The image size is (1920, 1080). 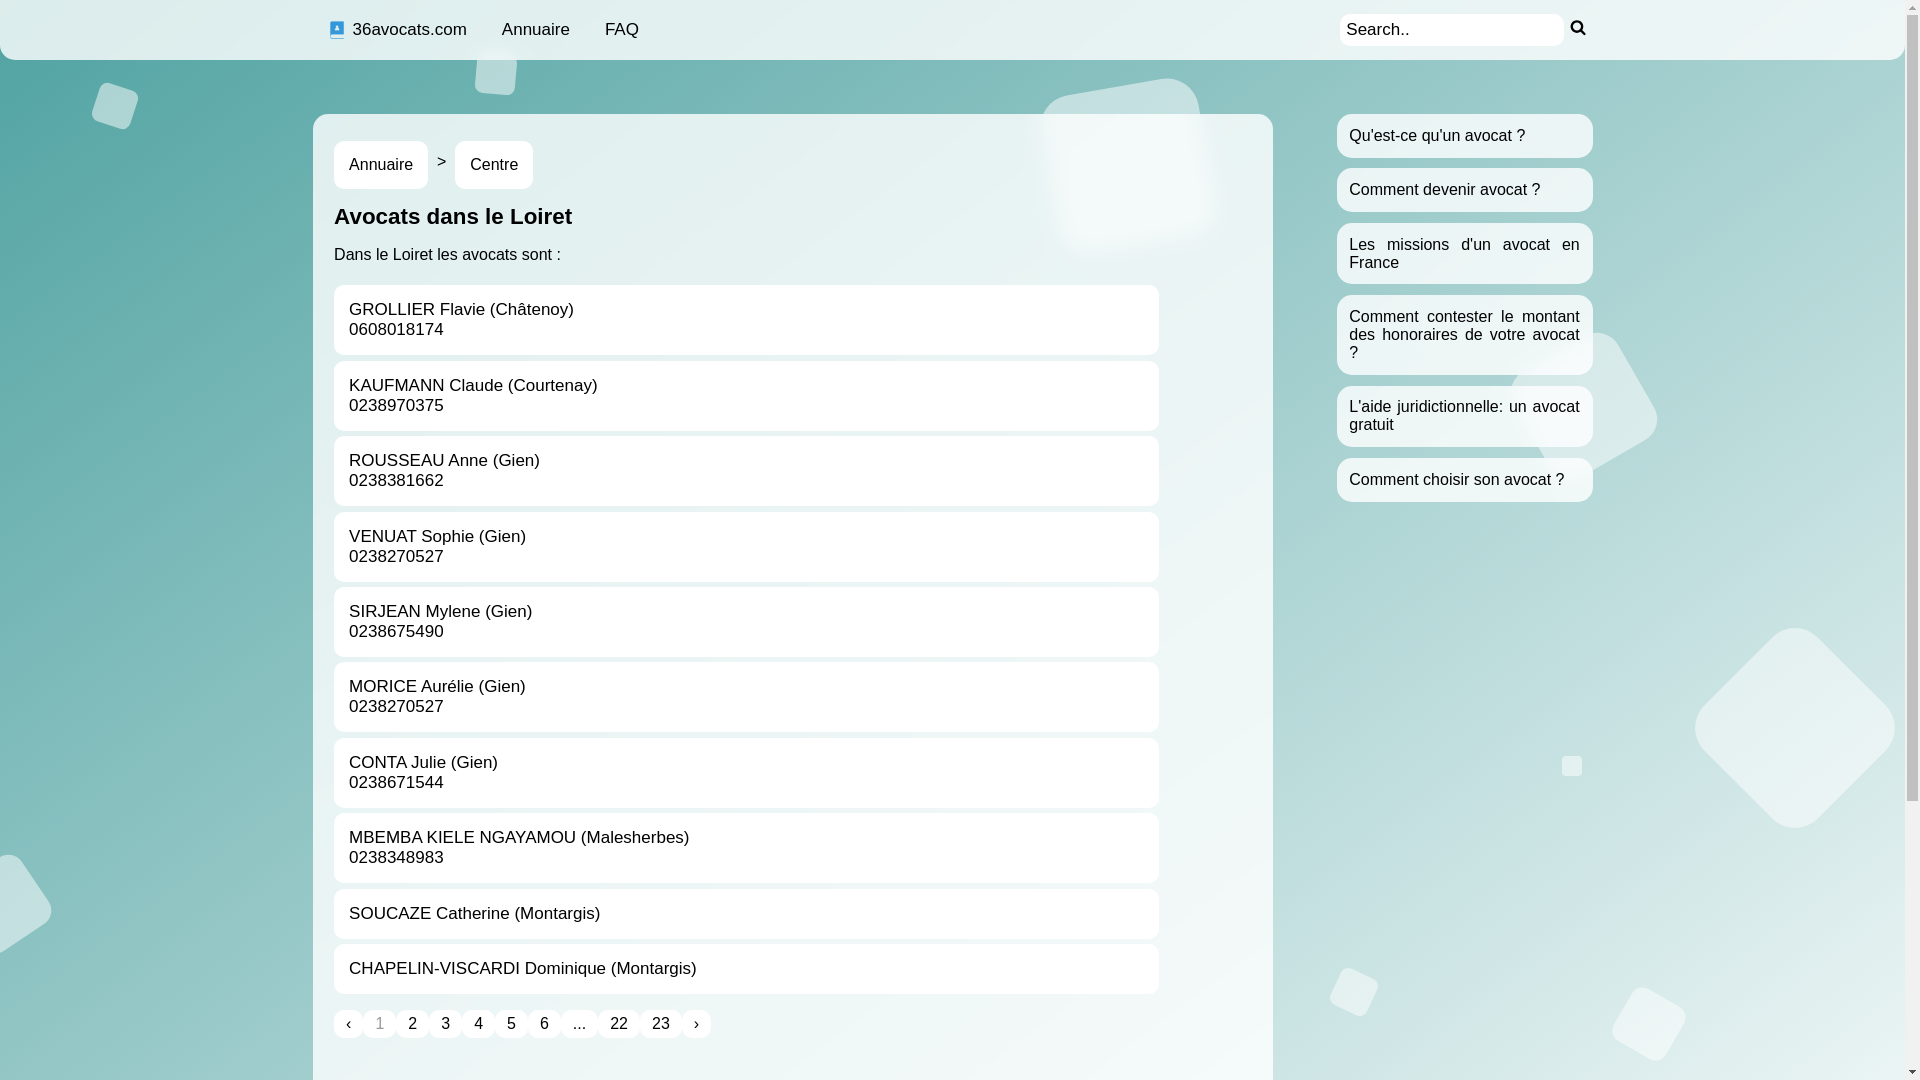 I want to click on '5', so click(x=494, y=1023).